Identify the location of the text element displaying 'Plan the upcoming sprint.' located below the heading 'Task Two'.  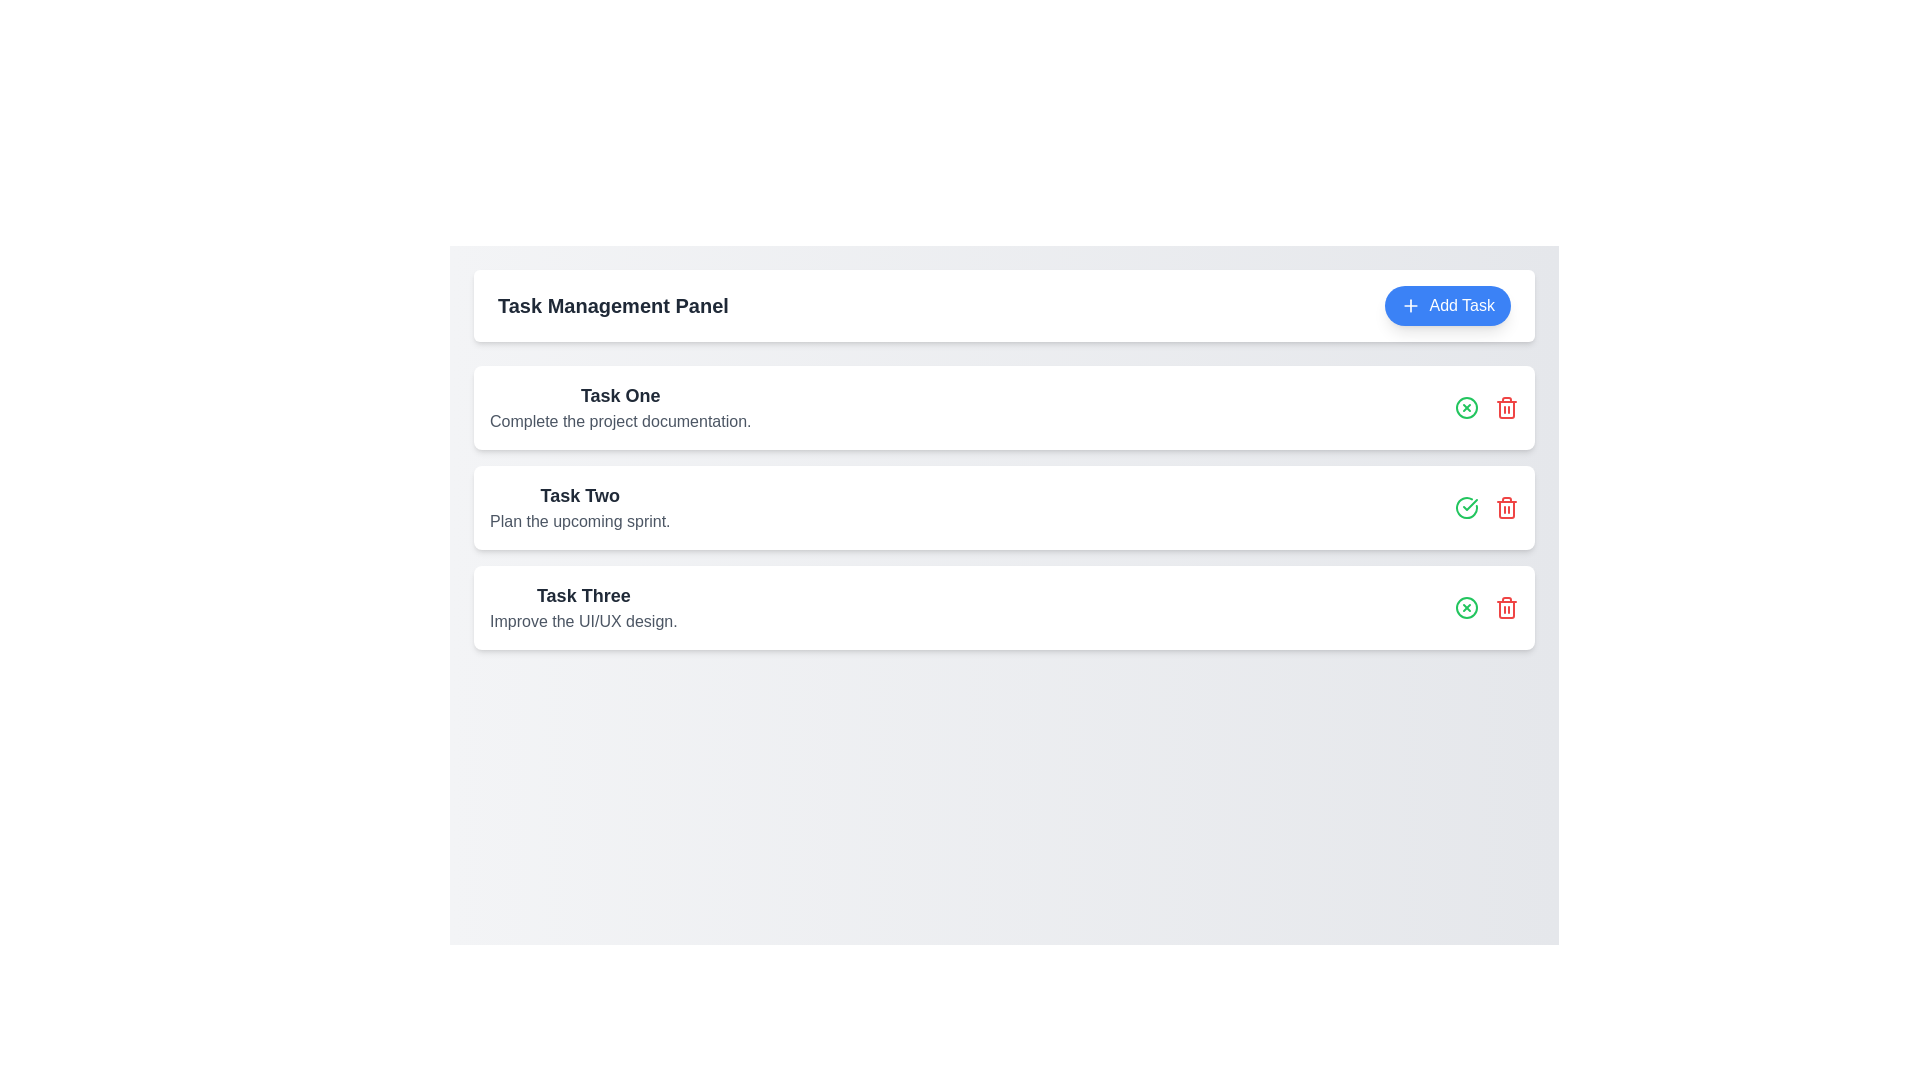
(579, 520).